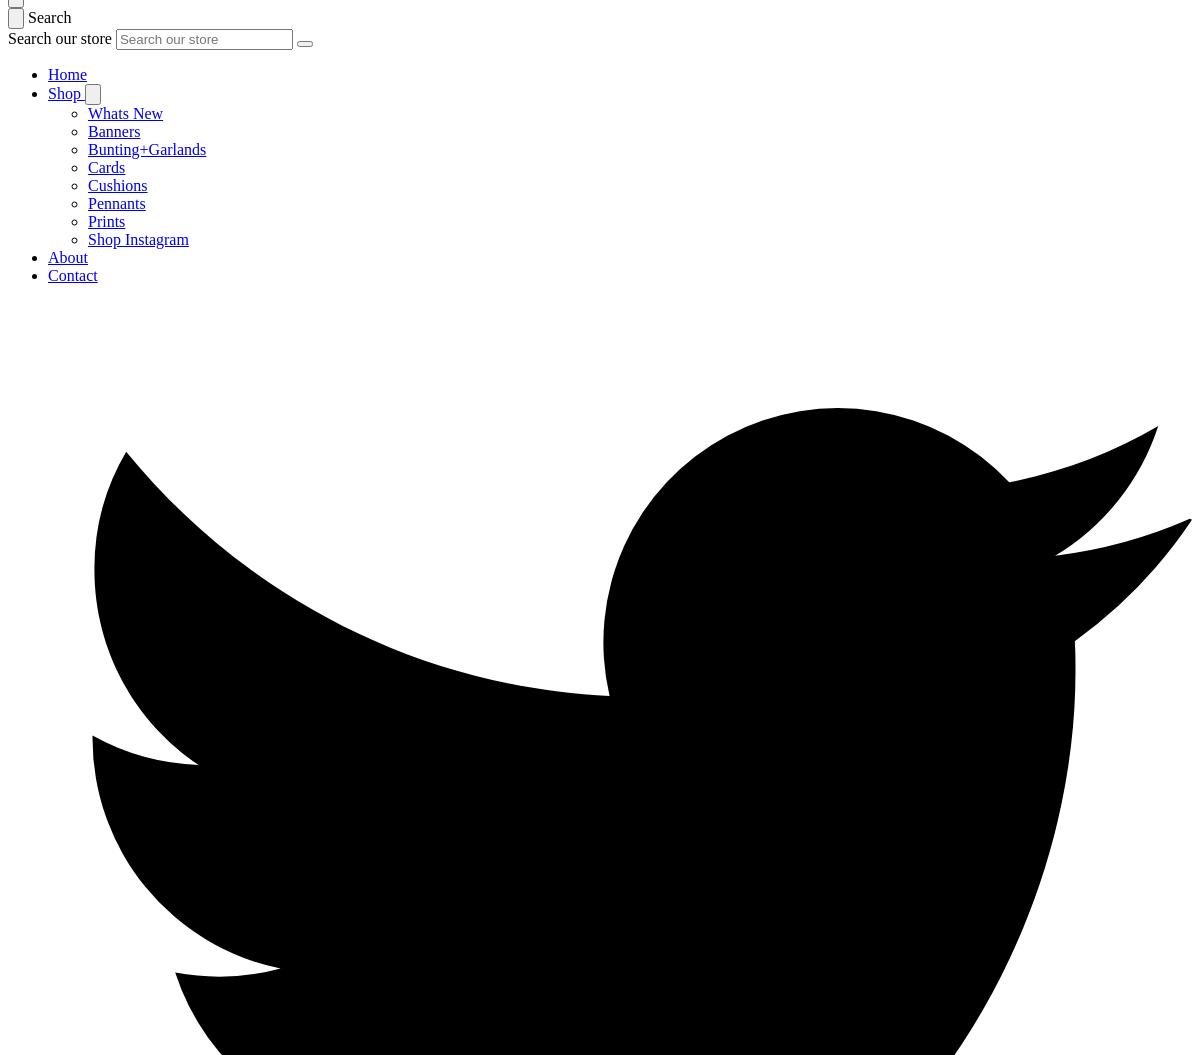 This screenshot has width=1200, height=1055. What do you see at coordinates (87, 112) in the screenshot?
I see `'Whats New'` at bounding box center [87, 112].